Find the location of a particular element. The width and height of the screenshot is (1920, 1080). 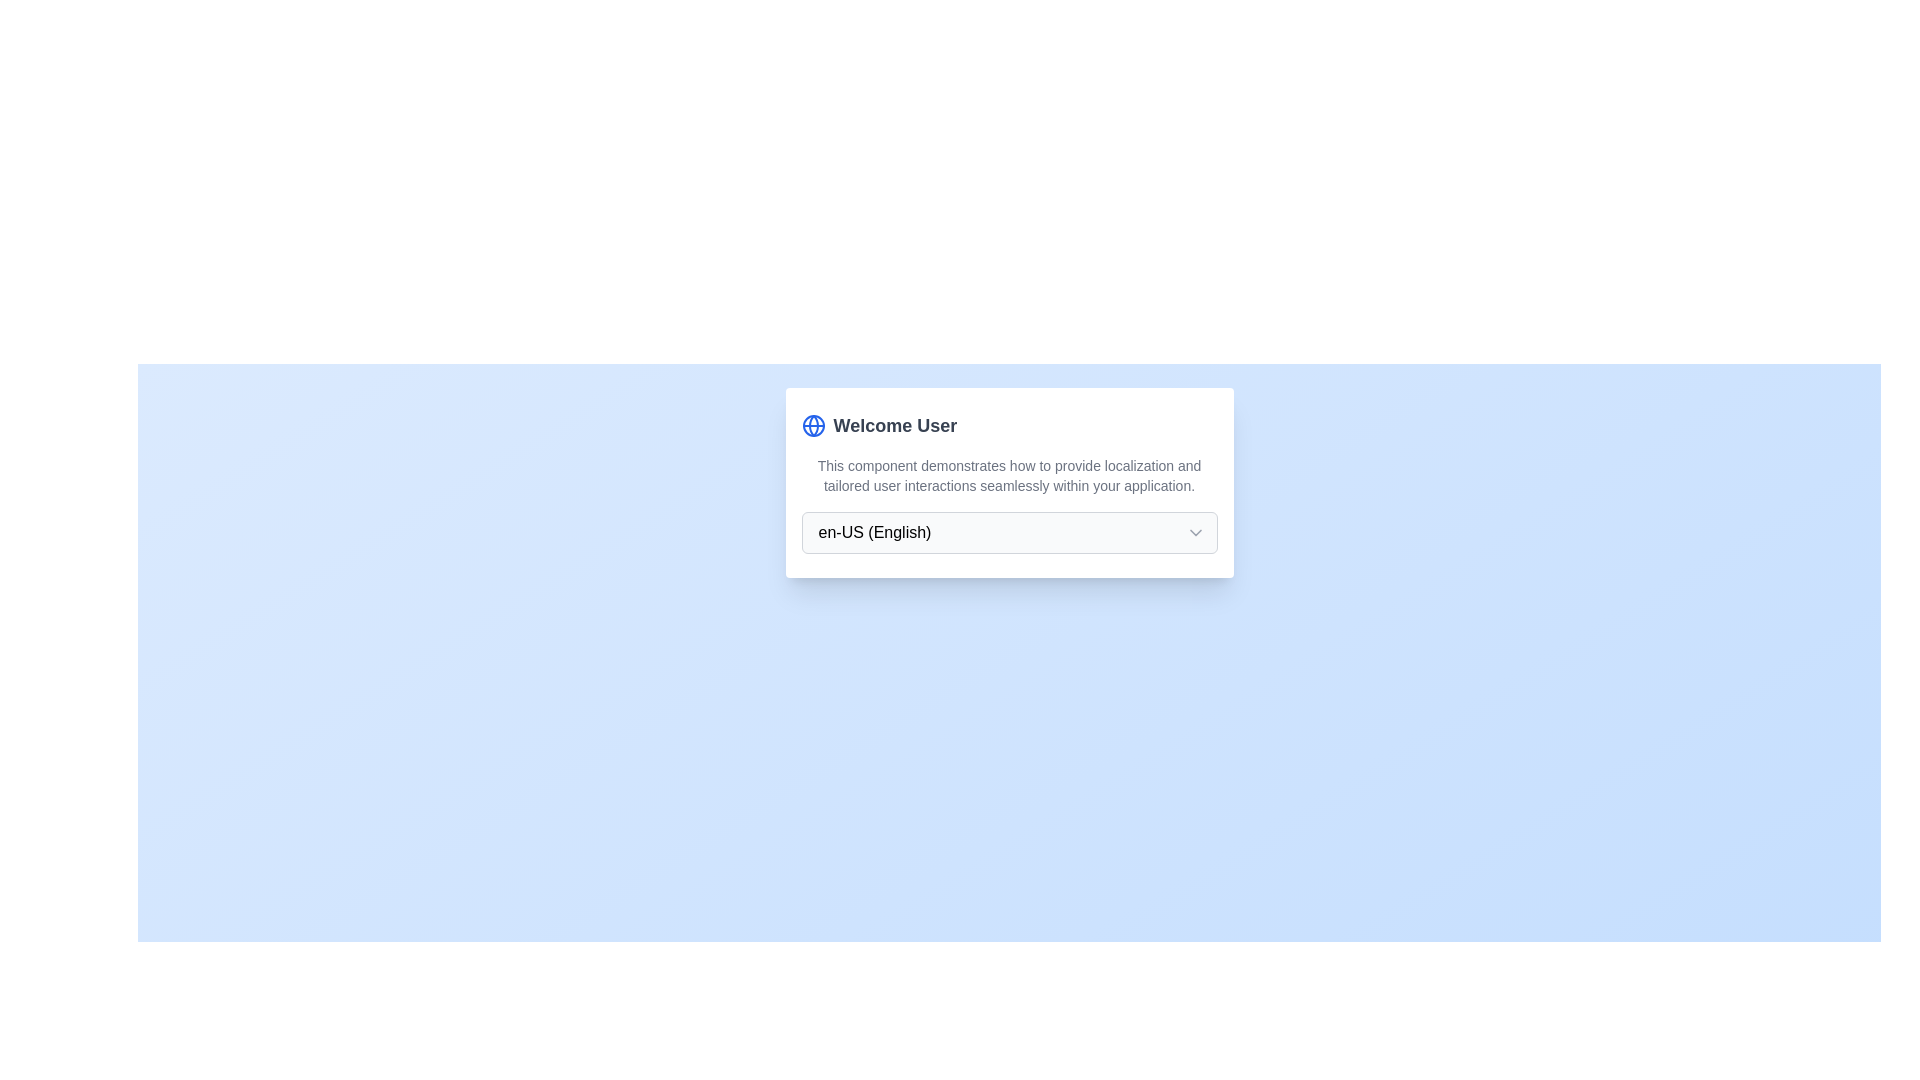

the Icon located to the left of the header text 'Welcome User', which symbolizes global or international aspects is located at coordinates (813, 424).